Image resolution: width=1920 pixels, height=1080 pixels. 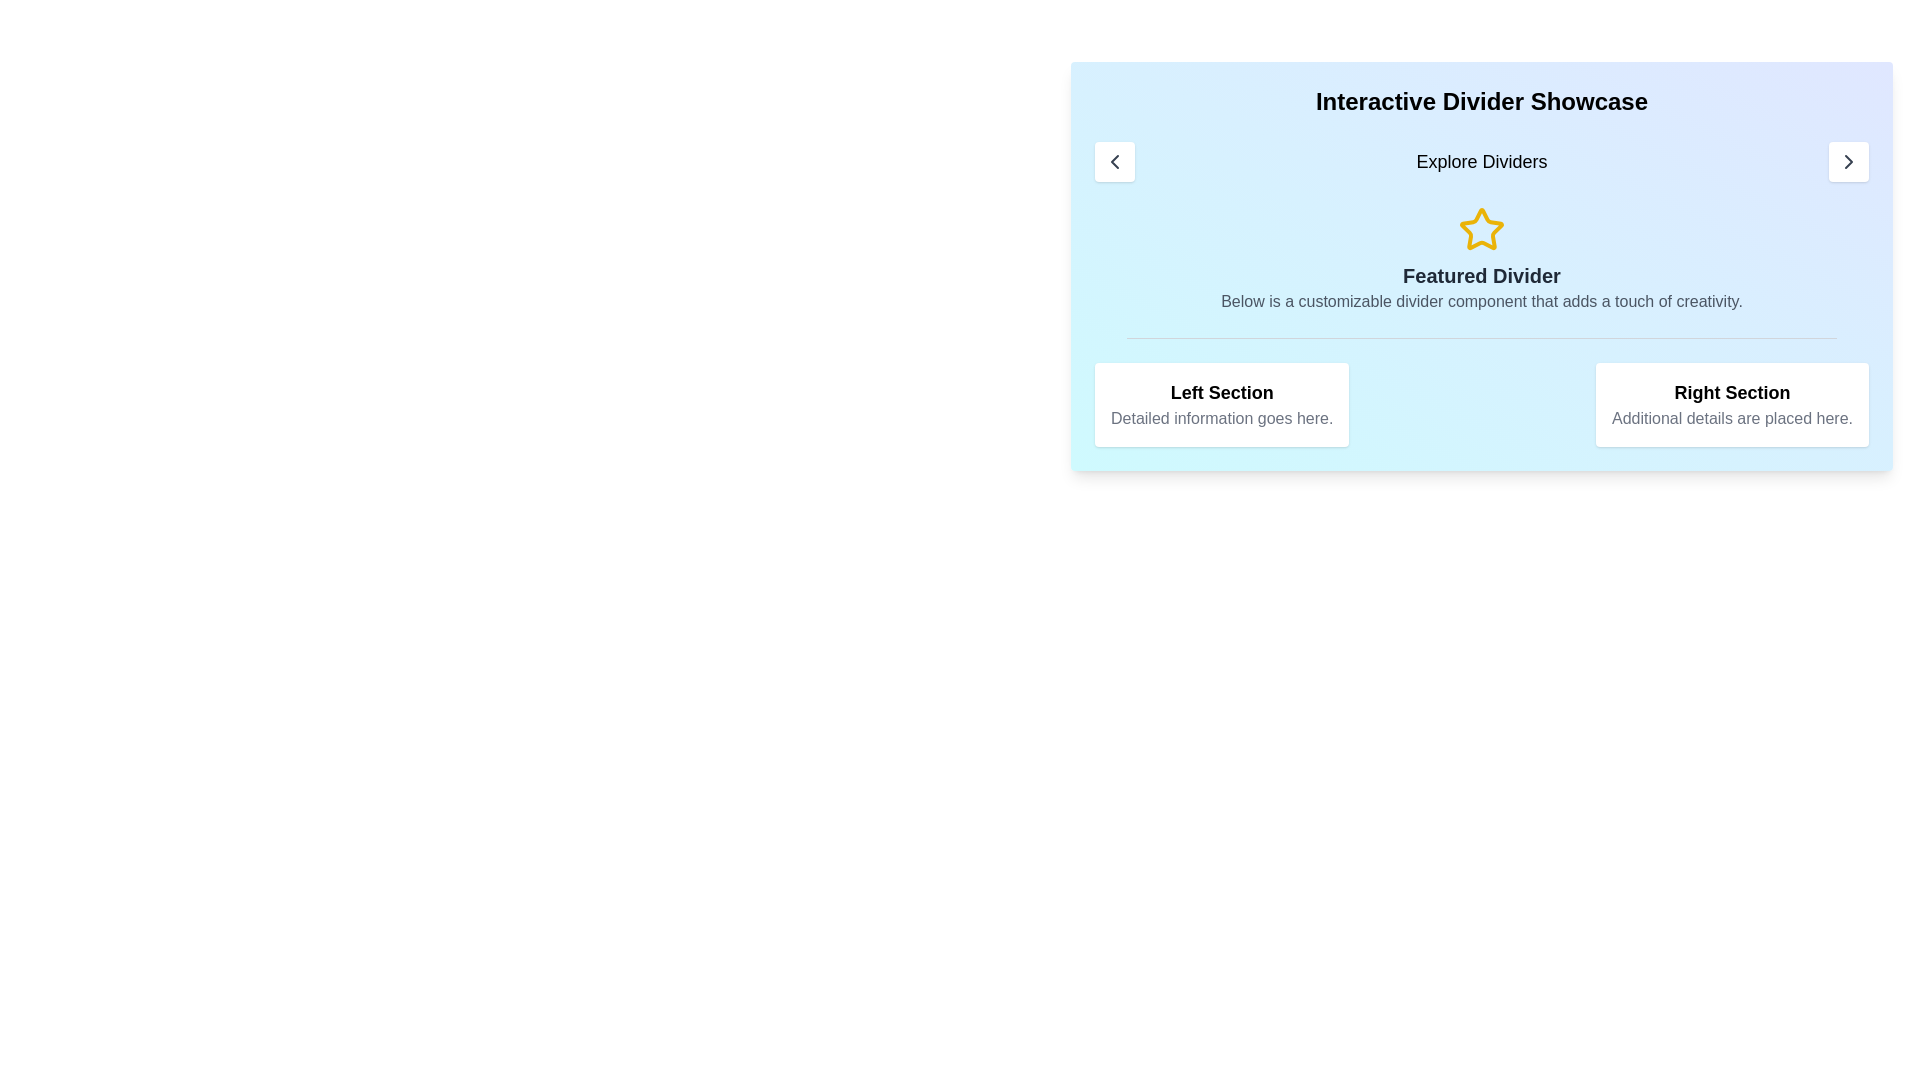 I want to click on the left navigation button located at the far left of the header section, so click(x=1113, y=161).